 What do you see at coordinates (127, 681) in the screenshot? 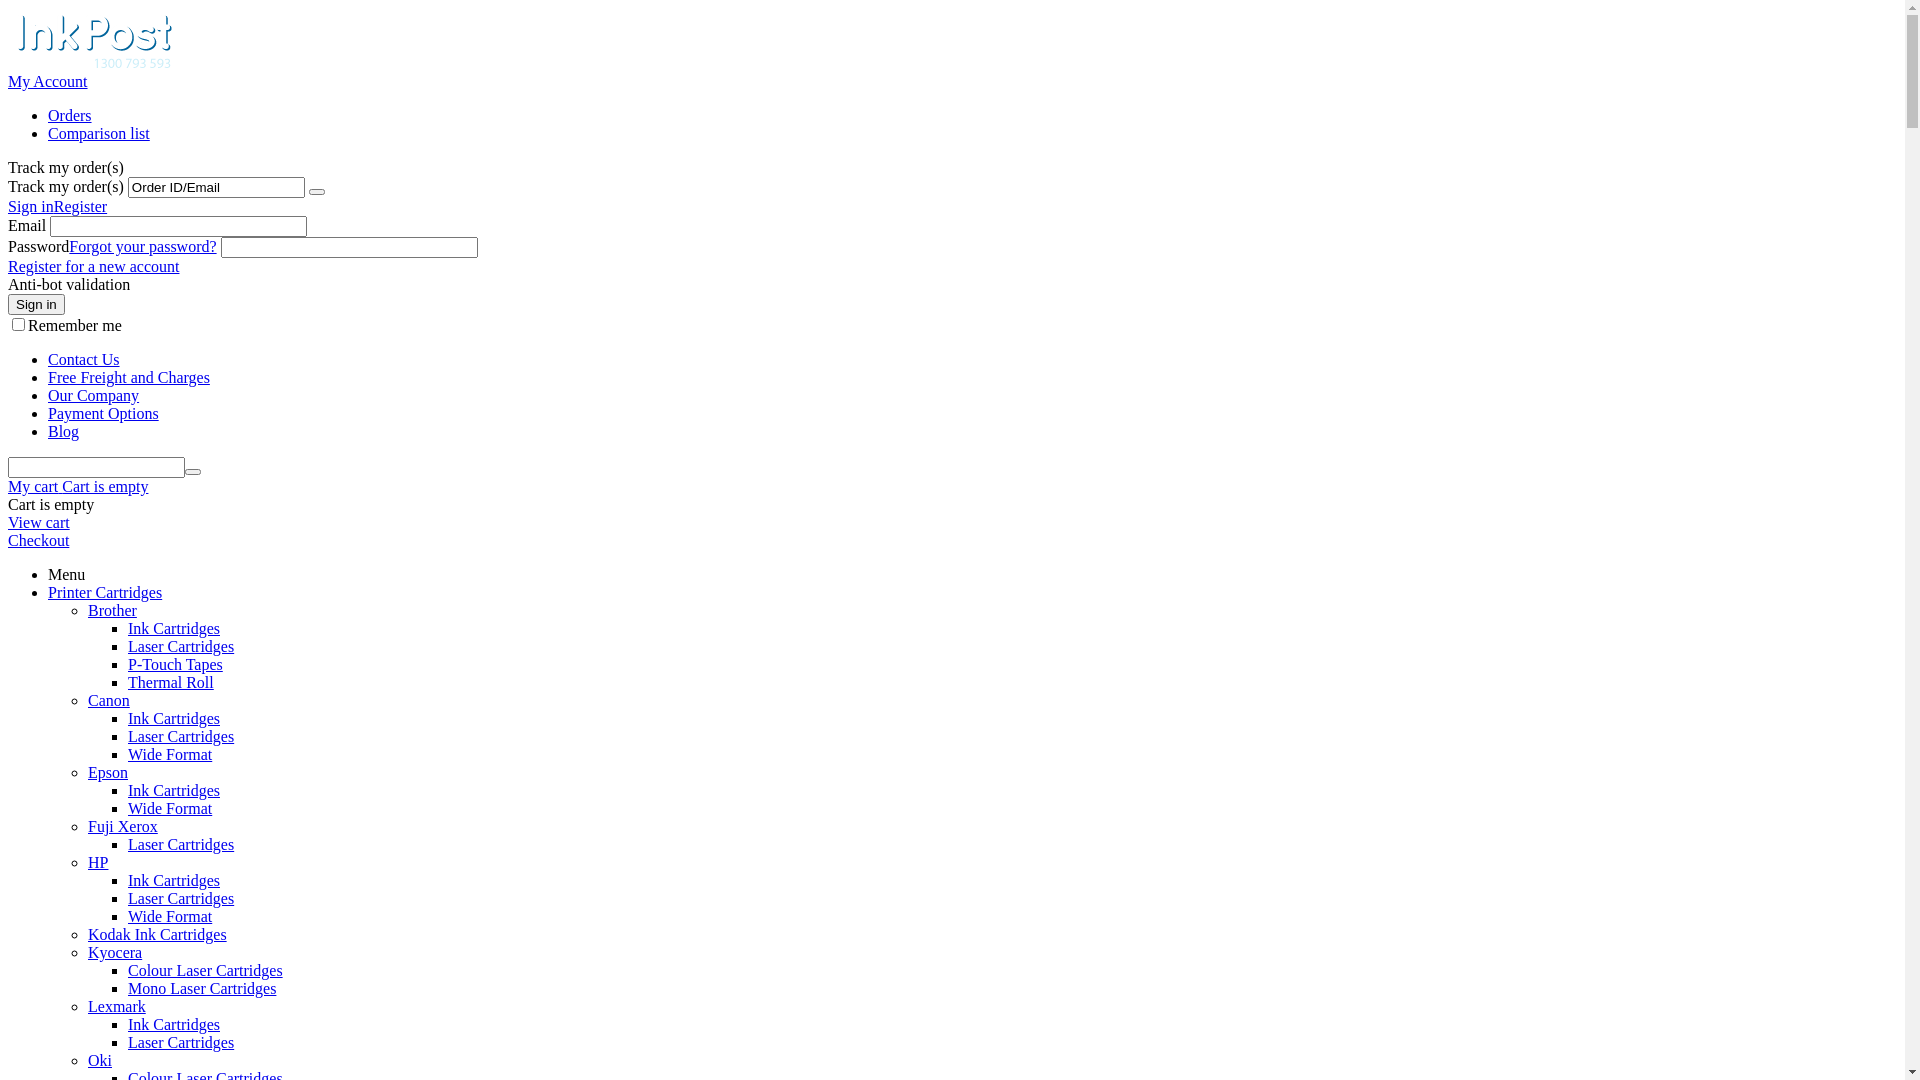
I see `'Thermal Roll'` at bounding box center [127, 681].